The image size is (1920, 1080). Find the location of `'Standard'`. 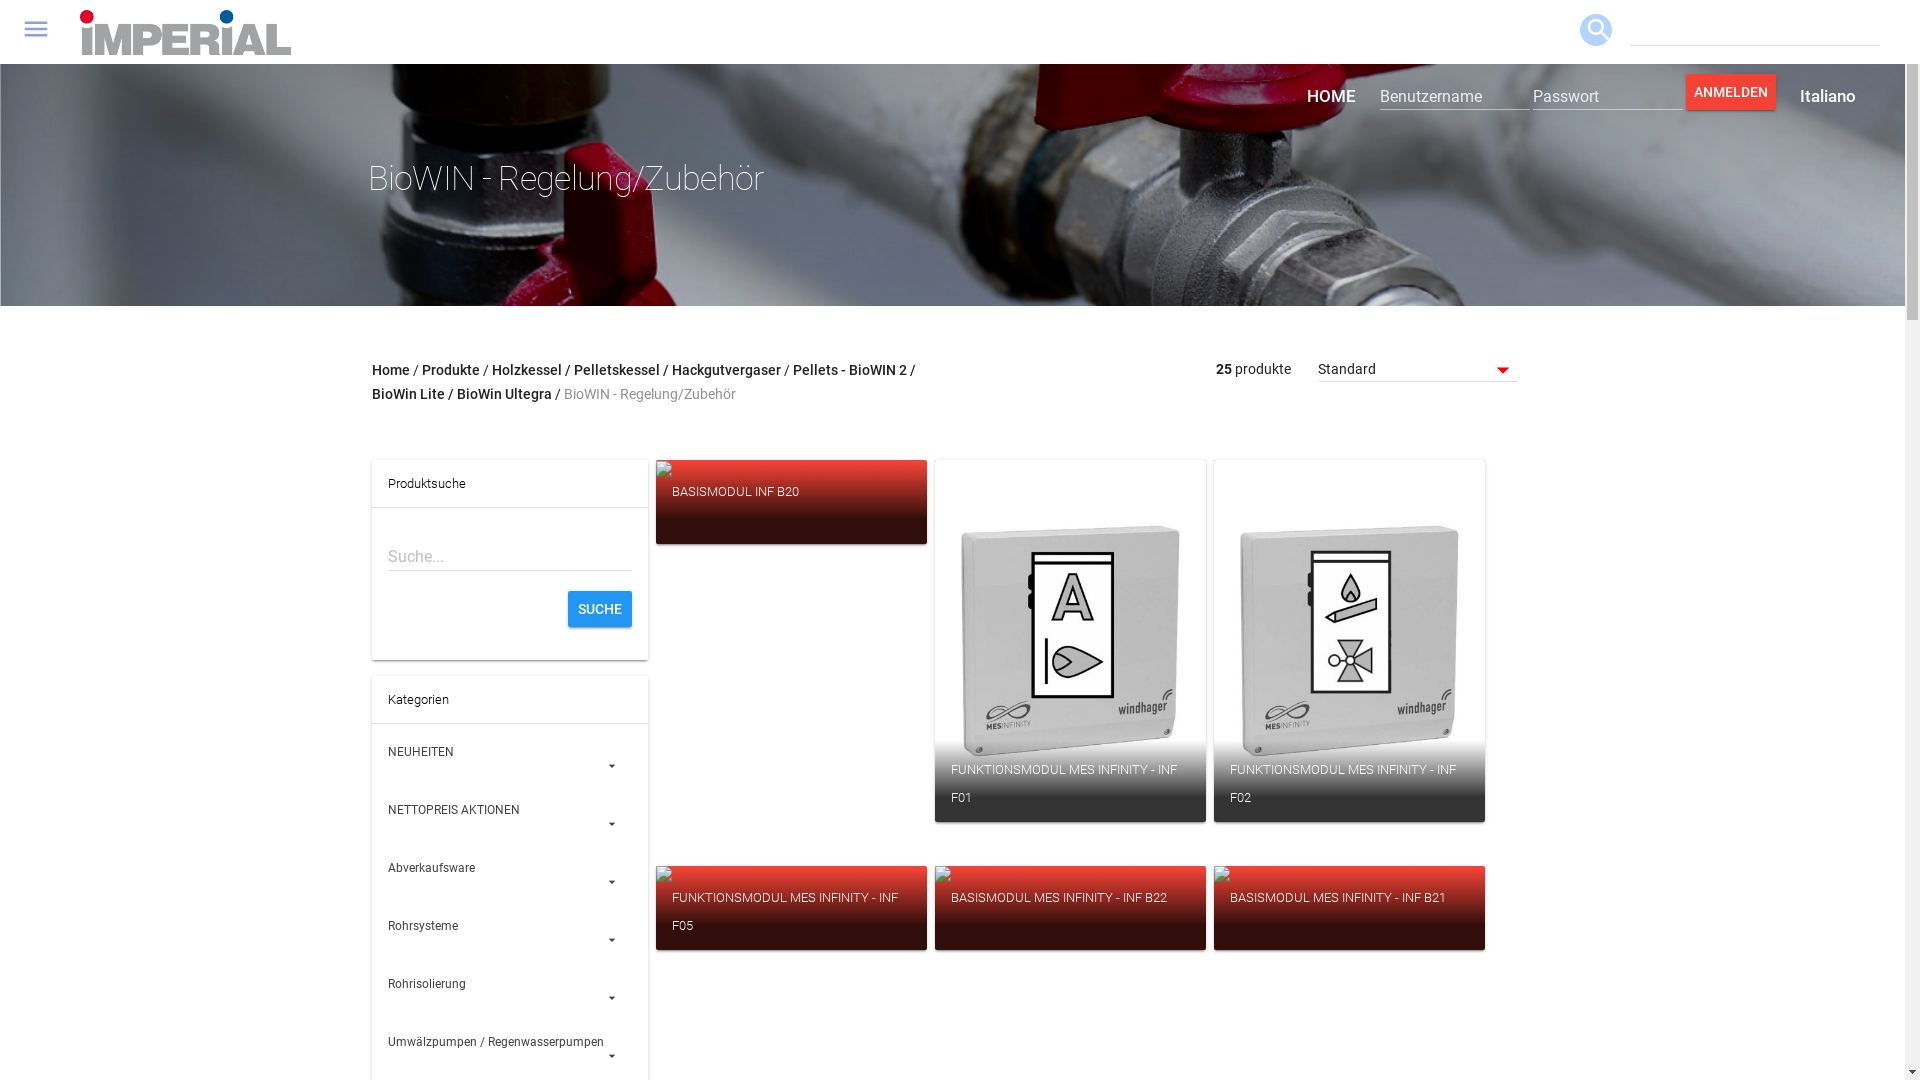

'Standard' is located at coordinates (1416, 370).